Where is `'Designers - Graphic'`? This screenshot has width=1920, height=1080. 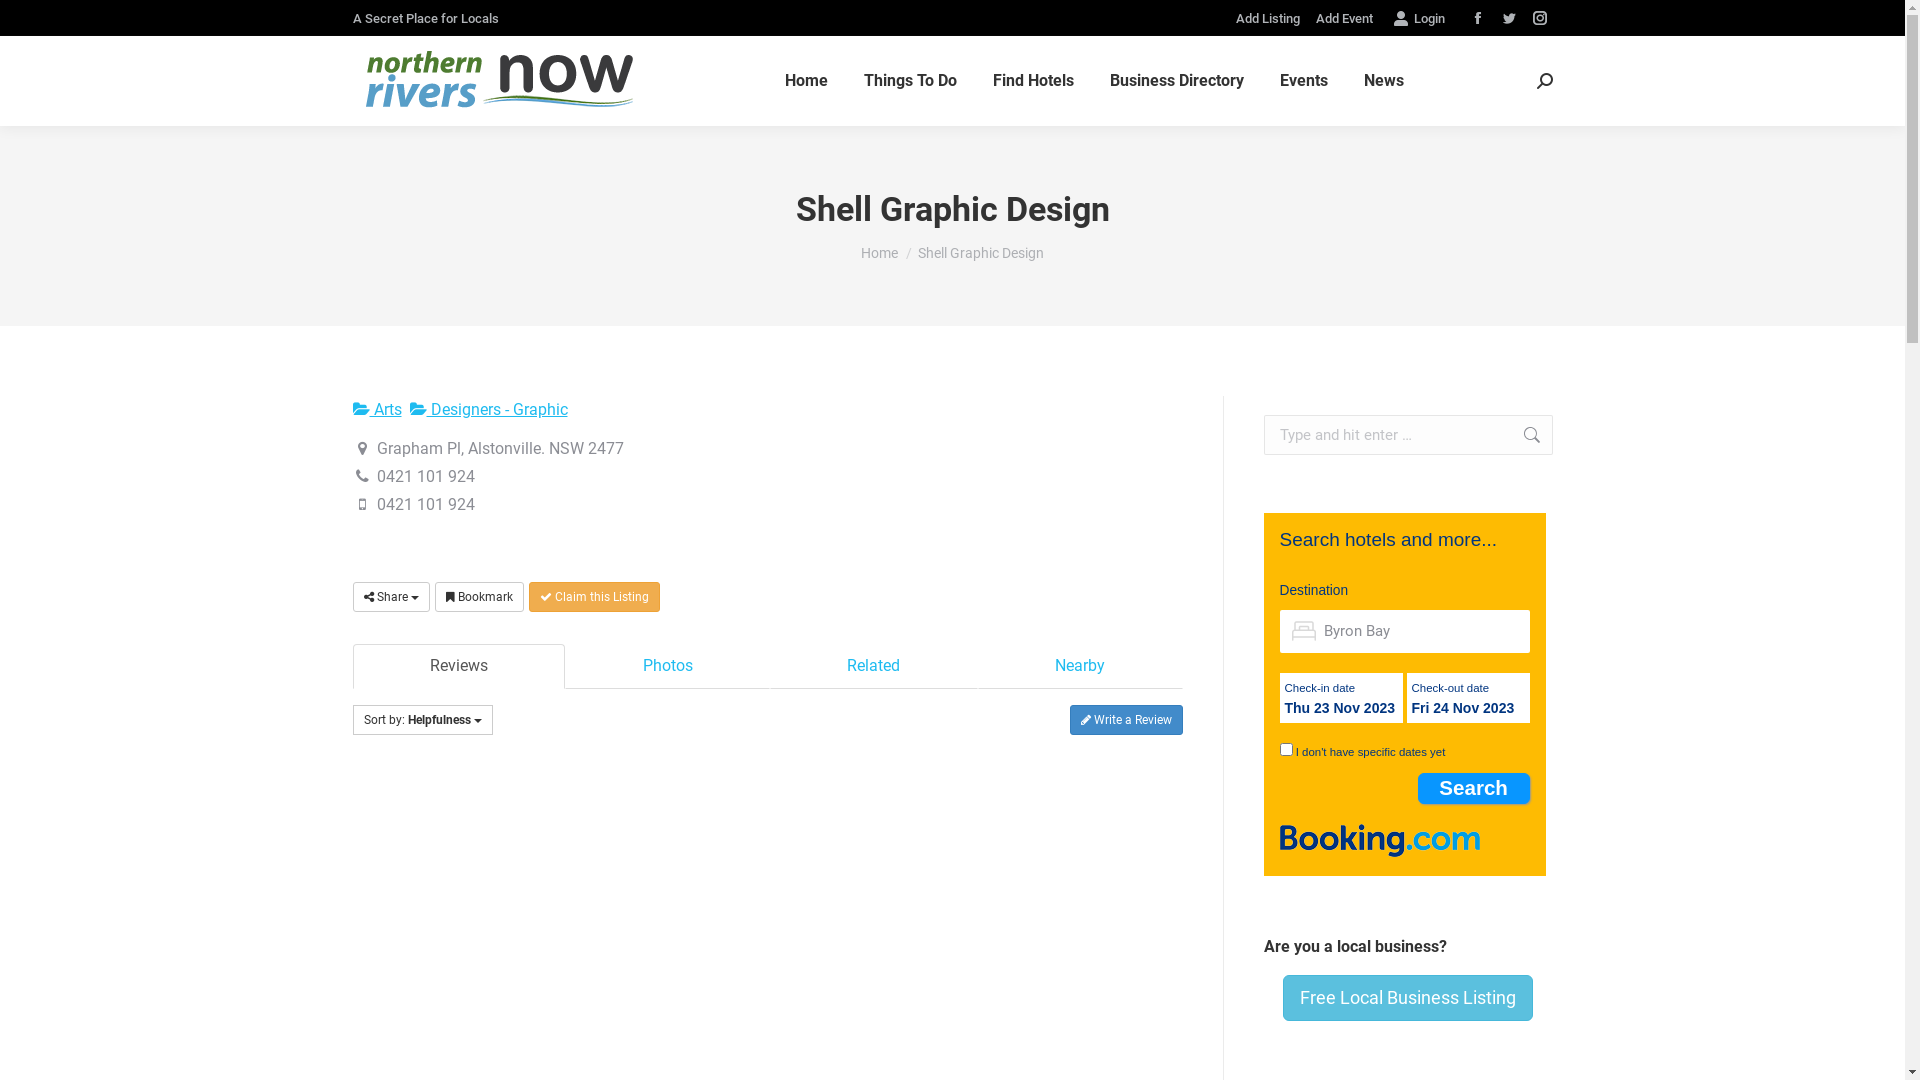 'Designers - Graphic' is located at coordinates (408, 408).